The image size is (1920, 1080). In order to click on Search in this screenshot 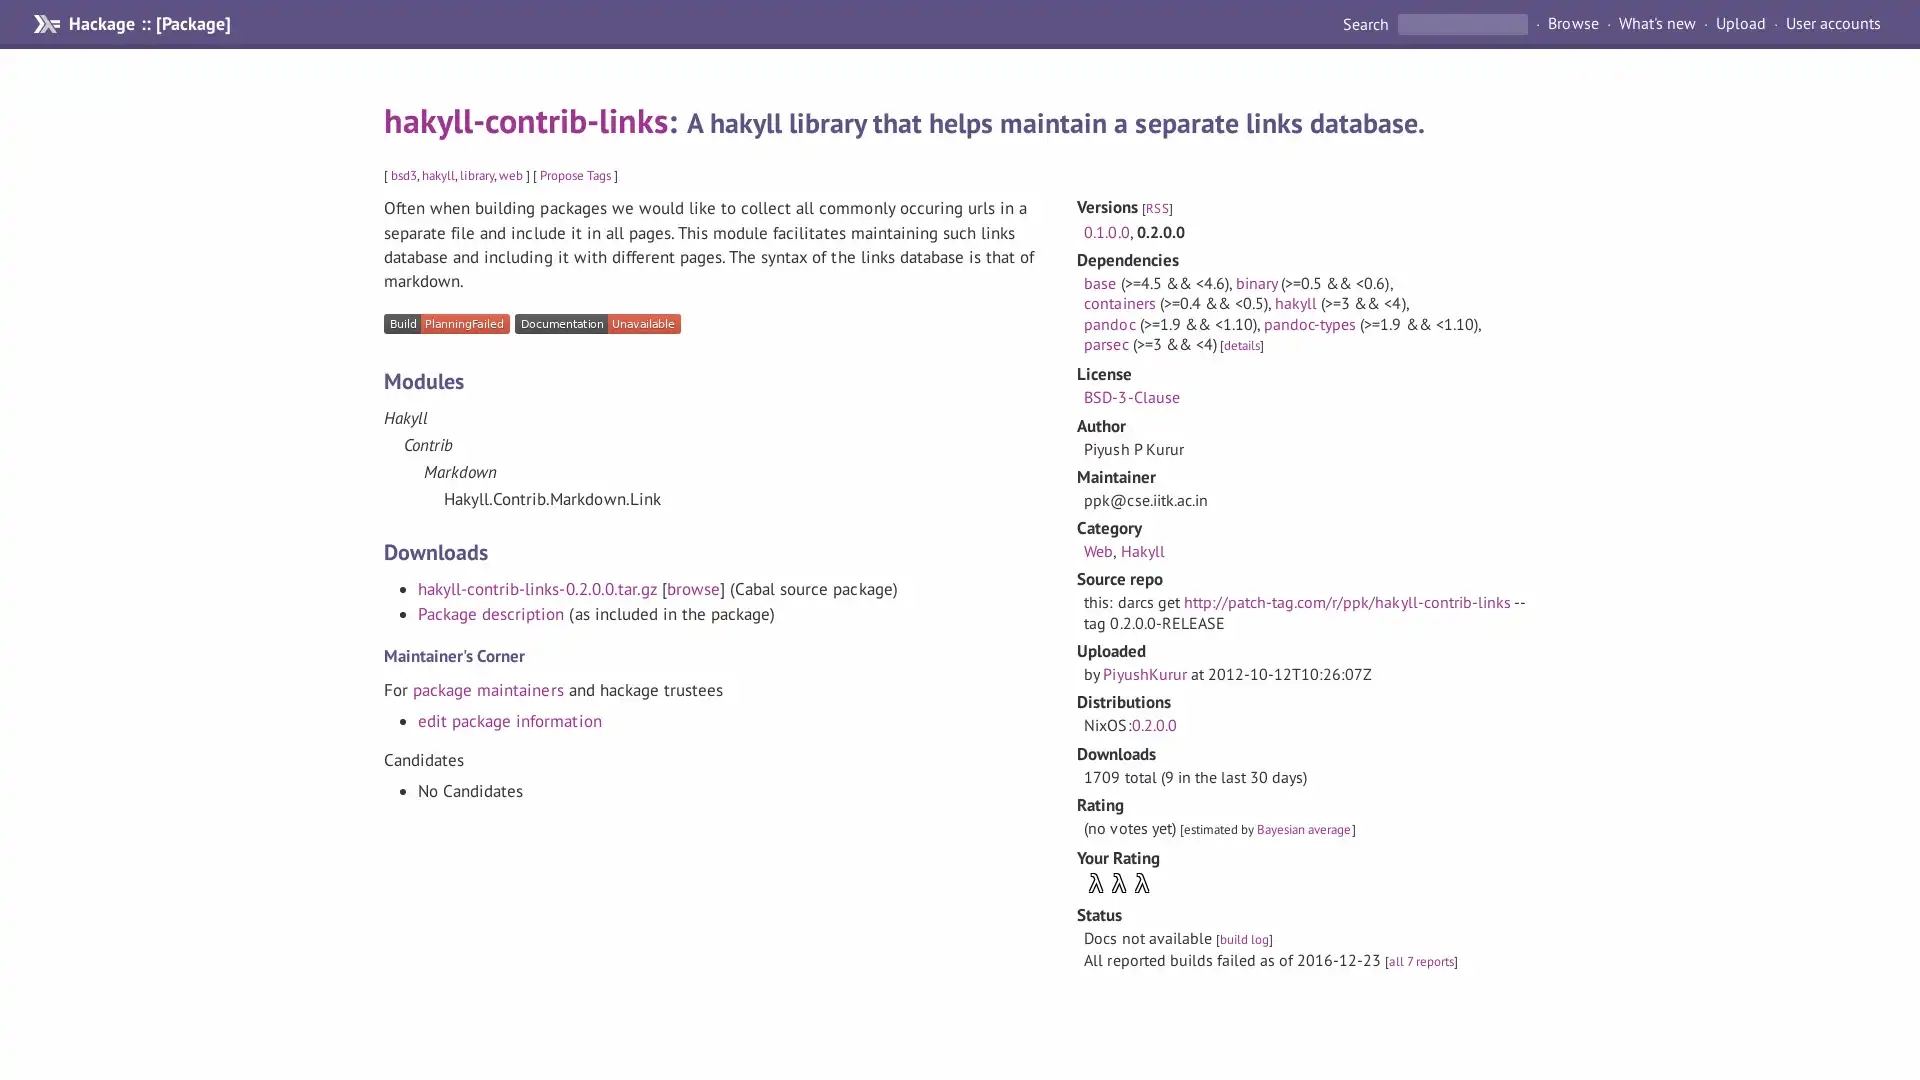, I will do `click(1366, 23)`.